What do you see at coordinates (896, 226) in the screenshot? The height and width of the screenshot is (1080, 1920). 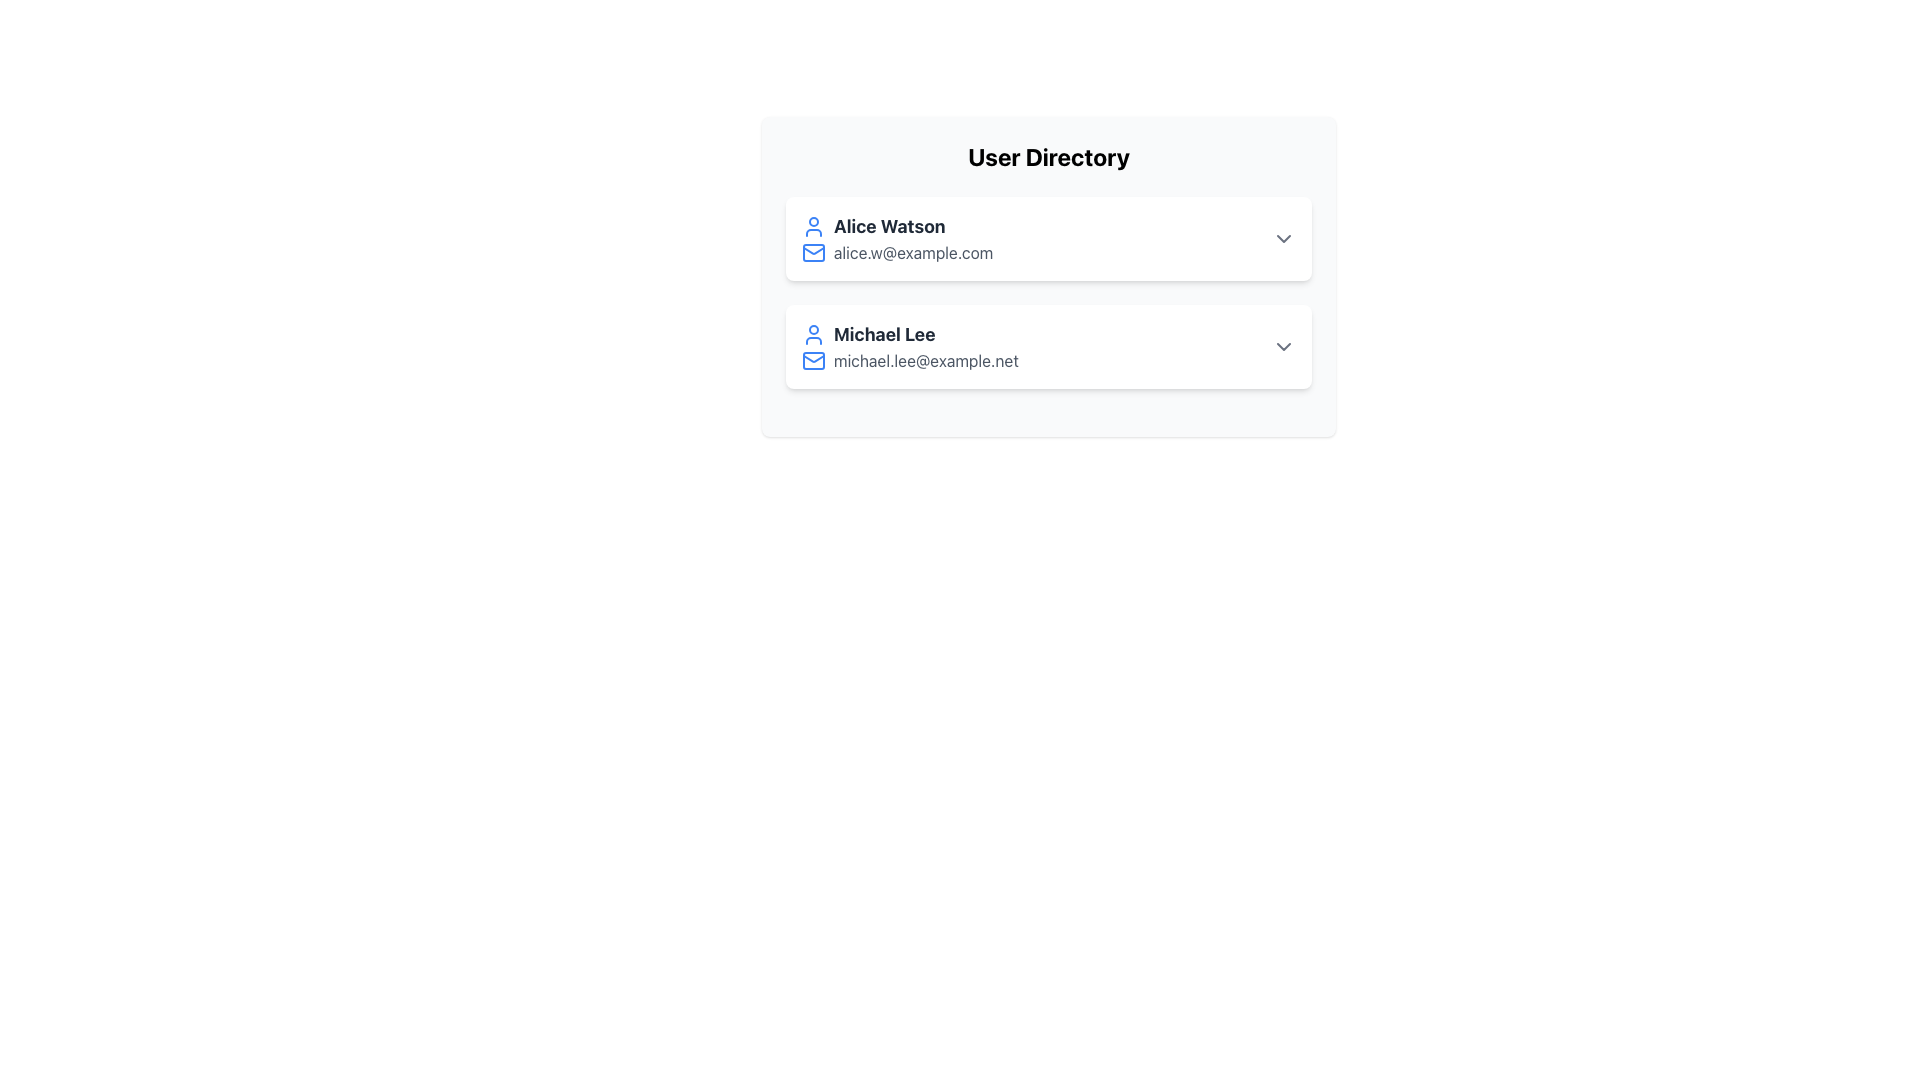 I see `the Text Label displaying 'Alice Watson' in bold, large dark gray font, located adjacent to a user icon and above an email text block` at bounding box center [896, 226].